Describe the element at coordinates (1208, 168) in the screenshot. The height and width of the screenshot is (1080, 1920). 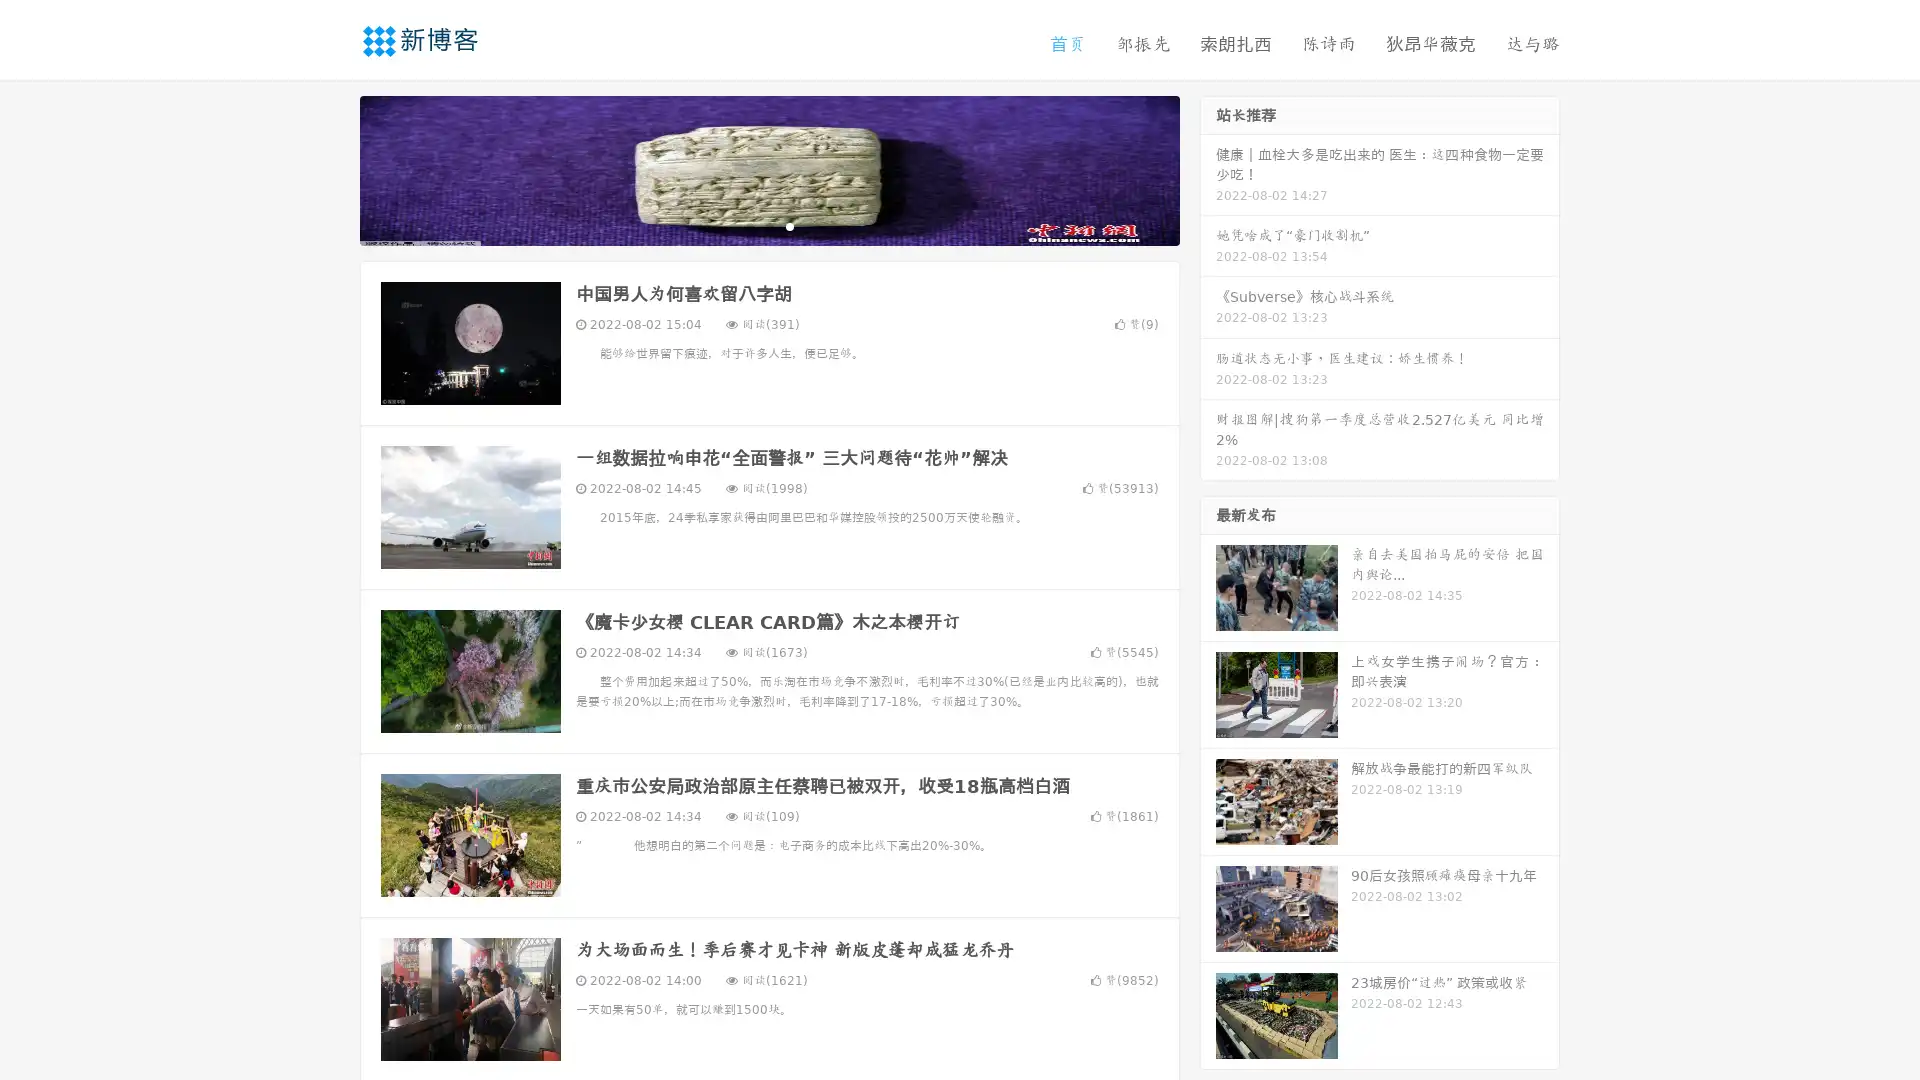
I see `Next slide` at that location.